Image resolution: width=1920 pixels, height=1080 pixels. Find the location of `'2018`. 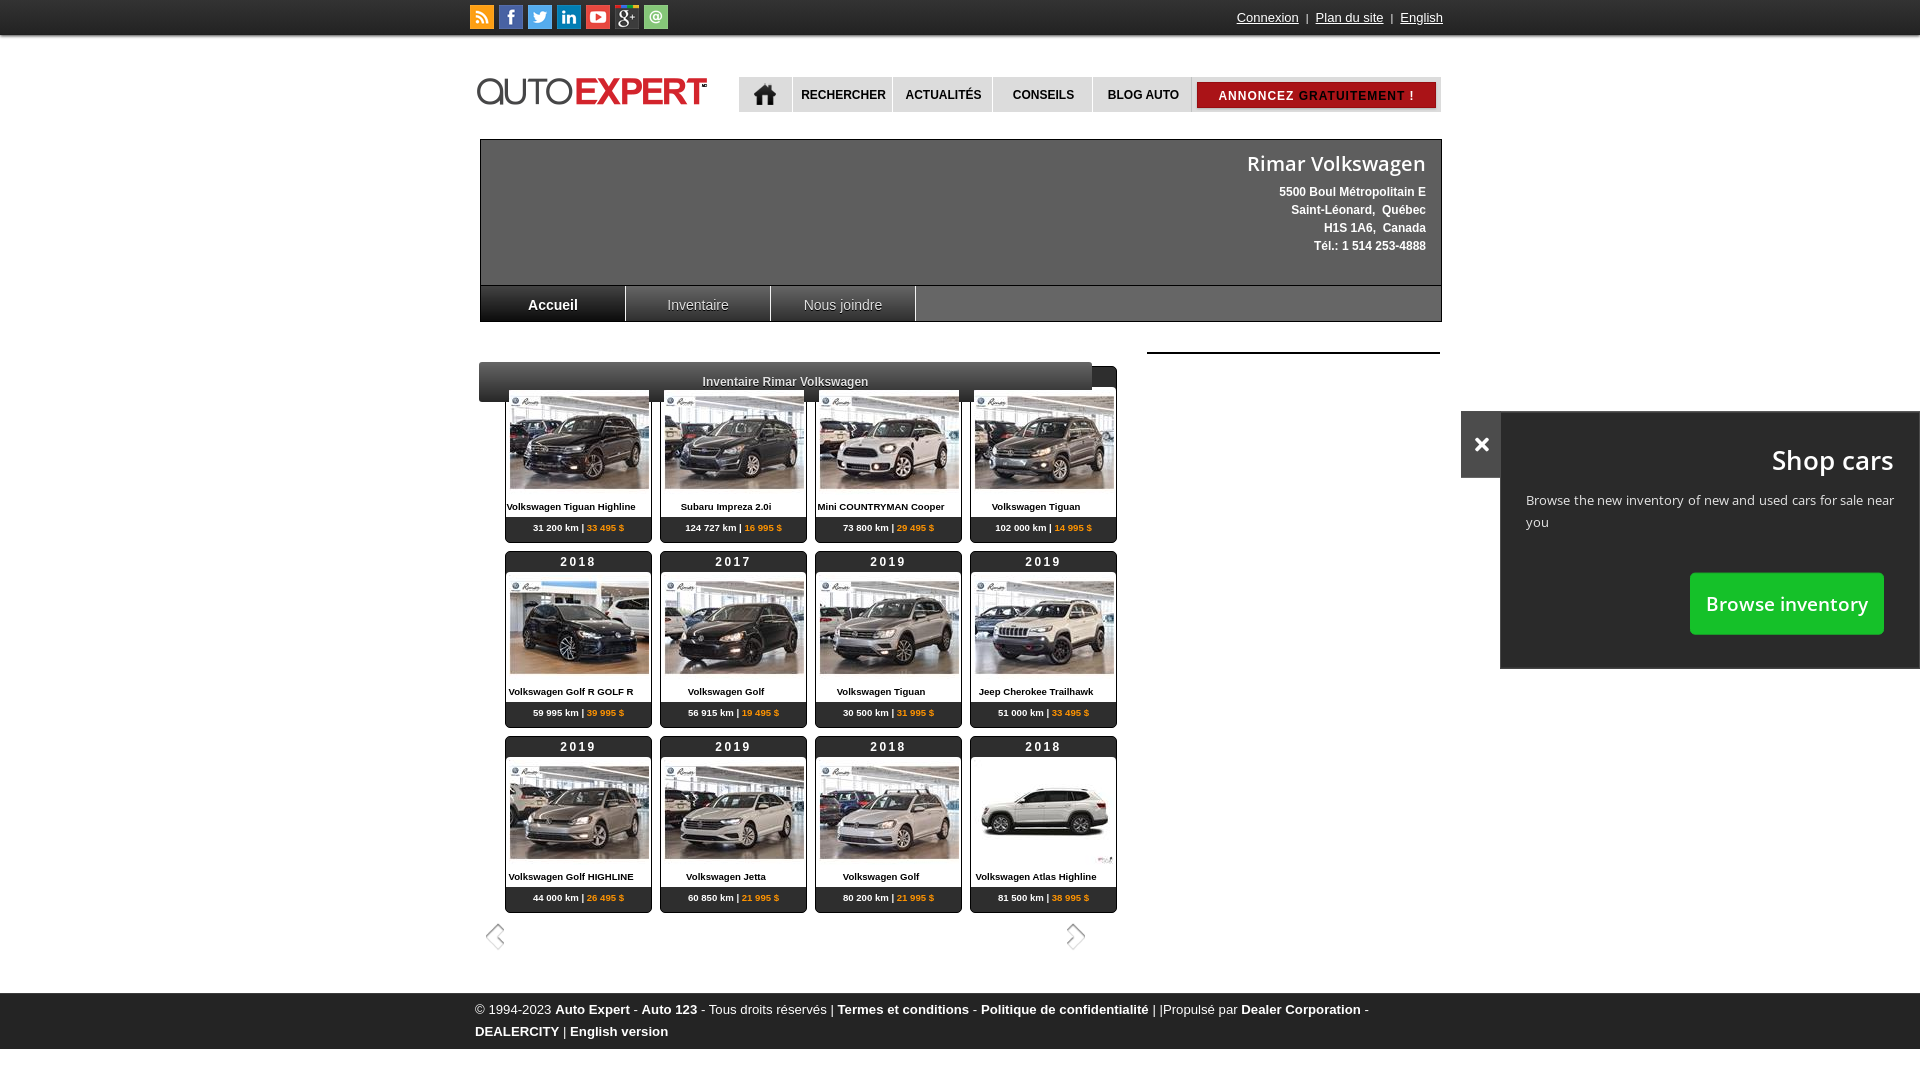

'2018 is located at coordinates (887, 812).